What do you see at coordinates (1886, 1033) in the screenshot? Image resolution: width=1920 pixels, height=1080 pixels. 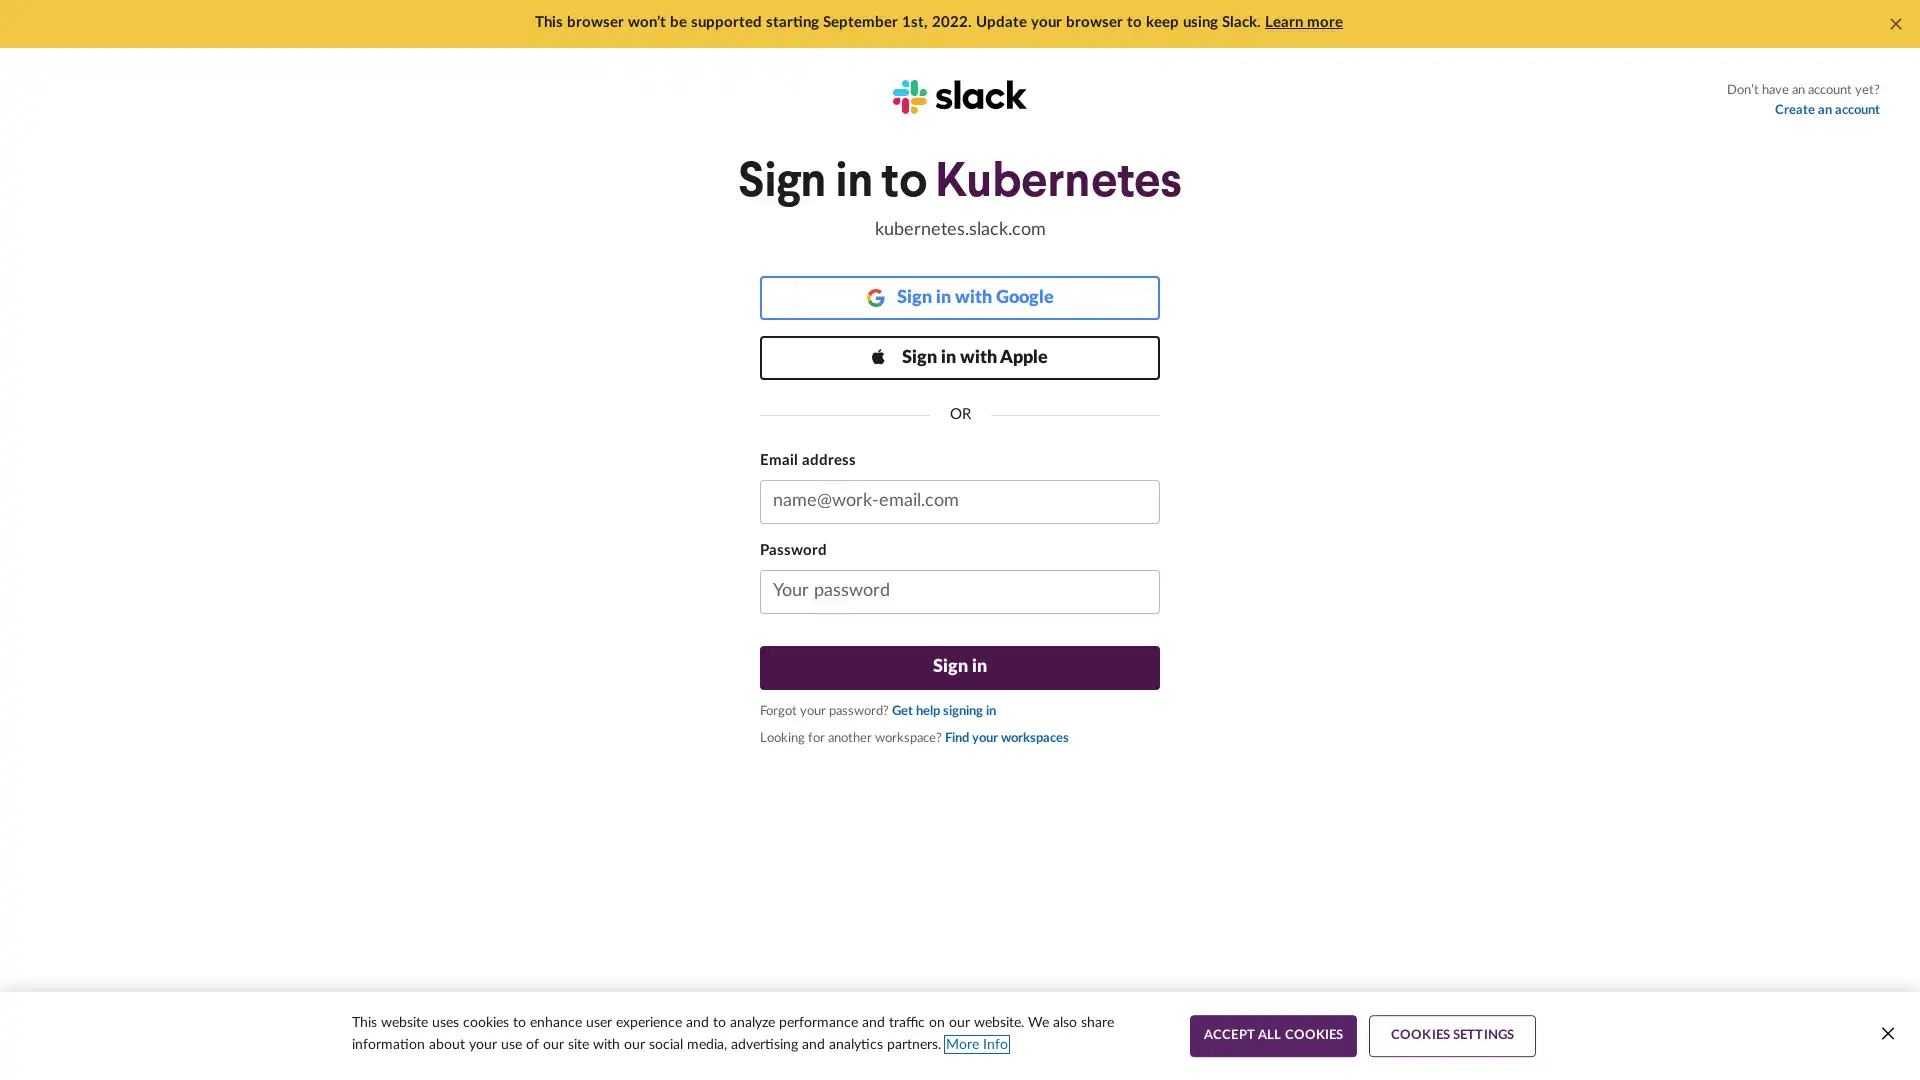 I see `Close` at bounding box center [1886, 1033].